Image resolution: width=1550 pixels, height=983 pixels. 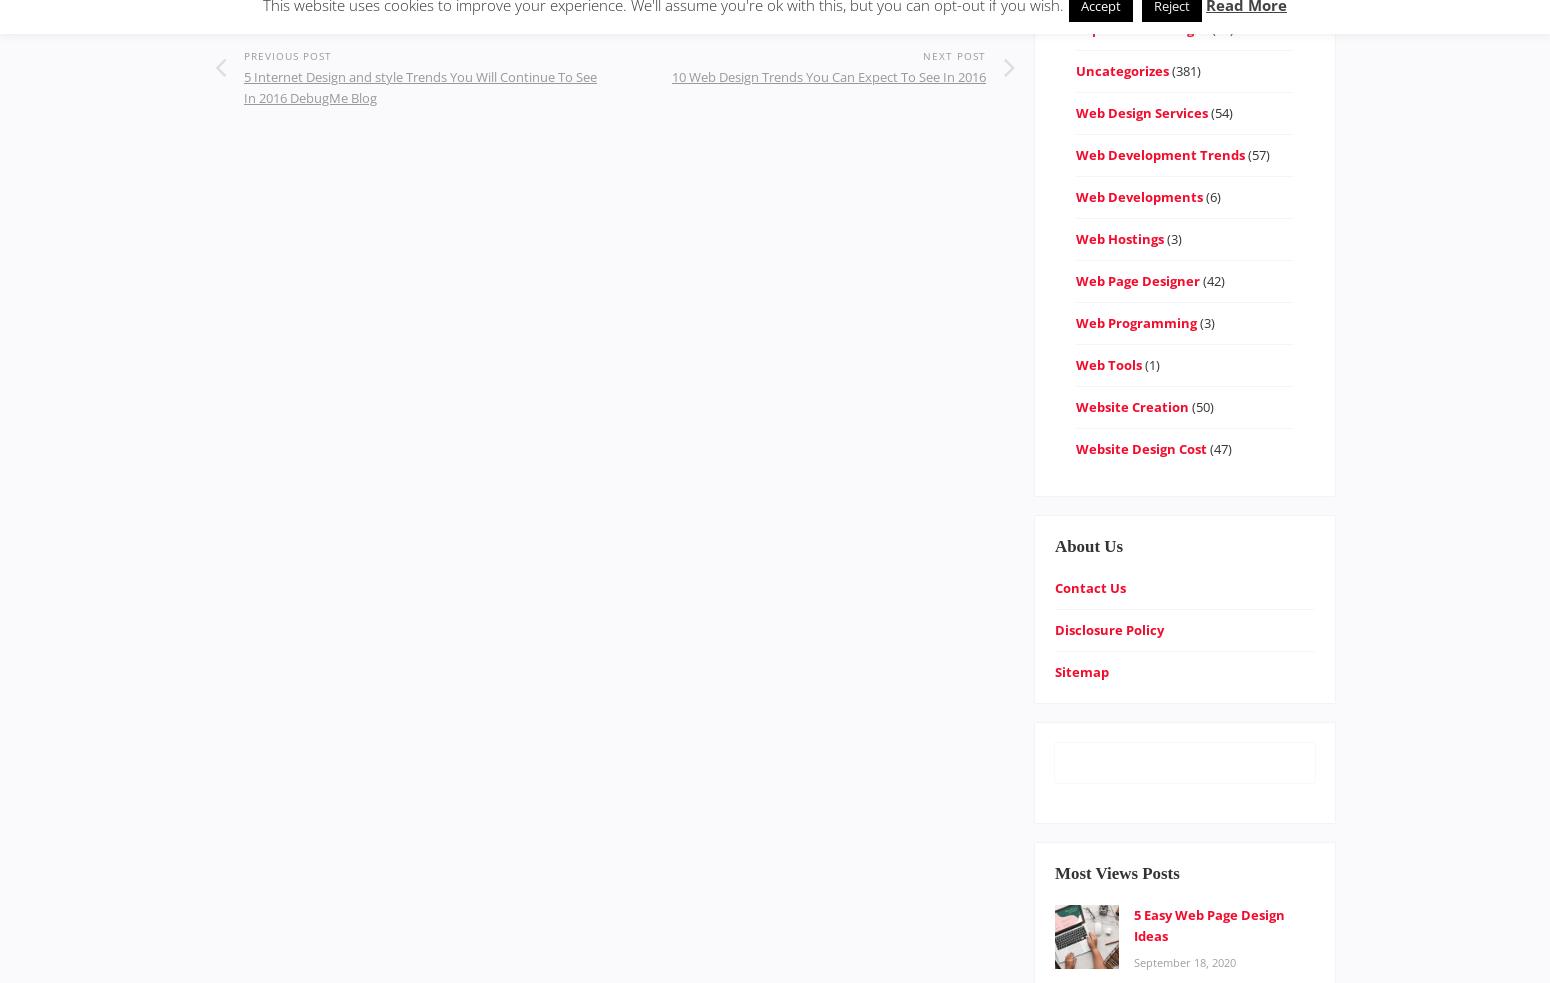 I want to click on '10 Web Design Trends You Can Expect To See In 2016', so click(x=827, y=75).